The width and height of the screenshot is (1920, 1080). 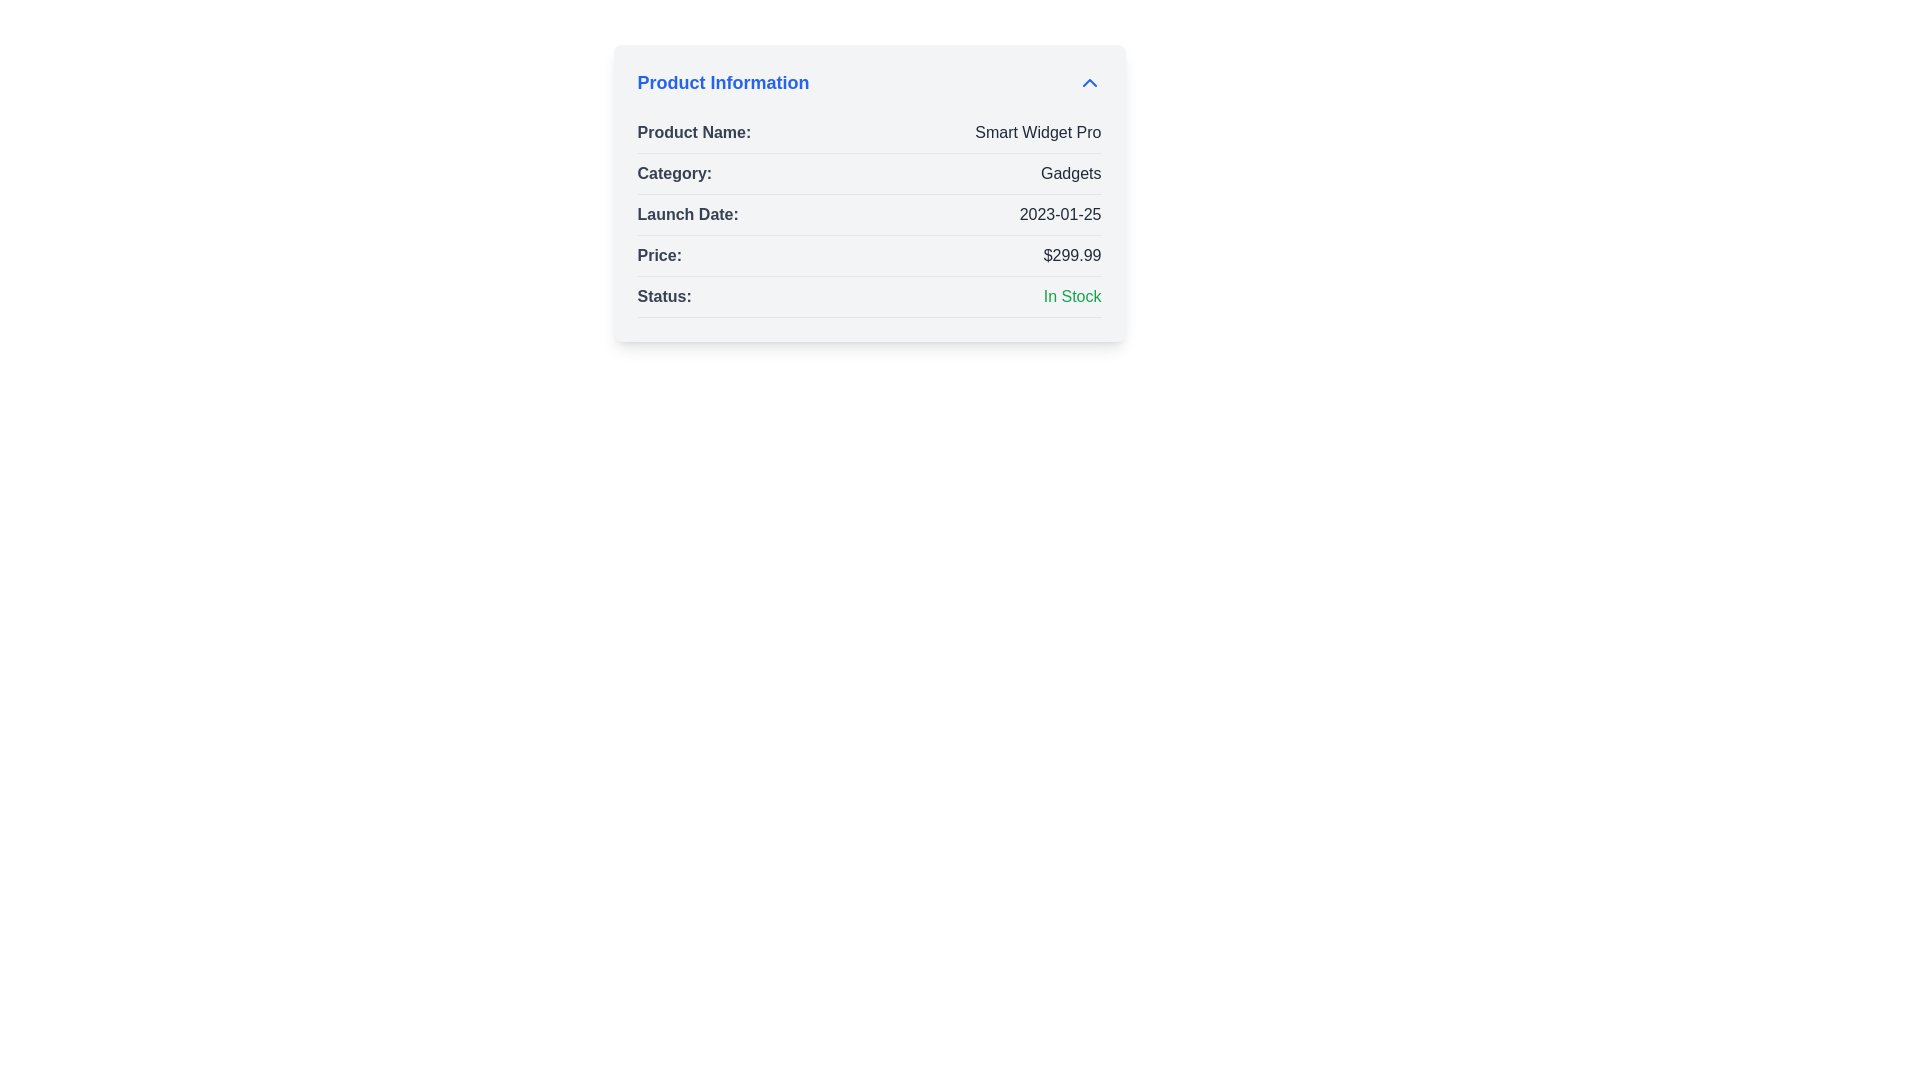 What do you see at coordinates (1071, 254) in the screenshot?
I see `the static price display text label located to the right of 'Price:' in the fourth row of the Product Information card` at bounding box center [1071, 254].